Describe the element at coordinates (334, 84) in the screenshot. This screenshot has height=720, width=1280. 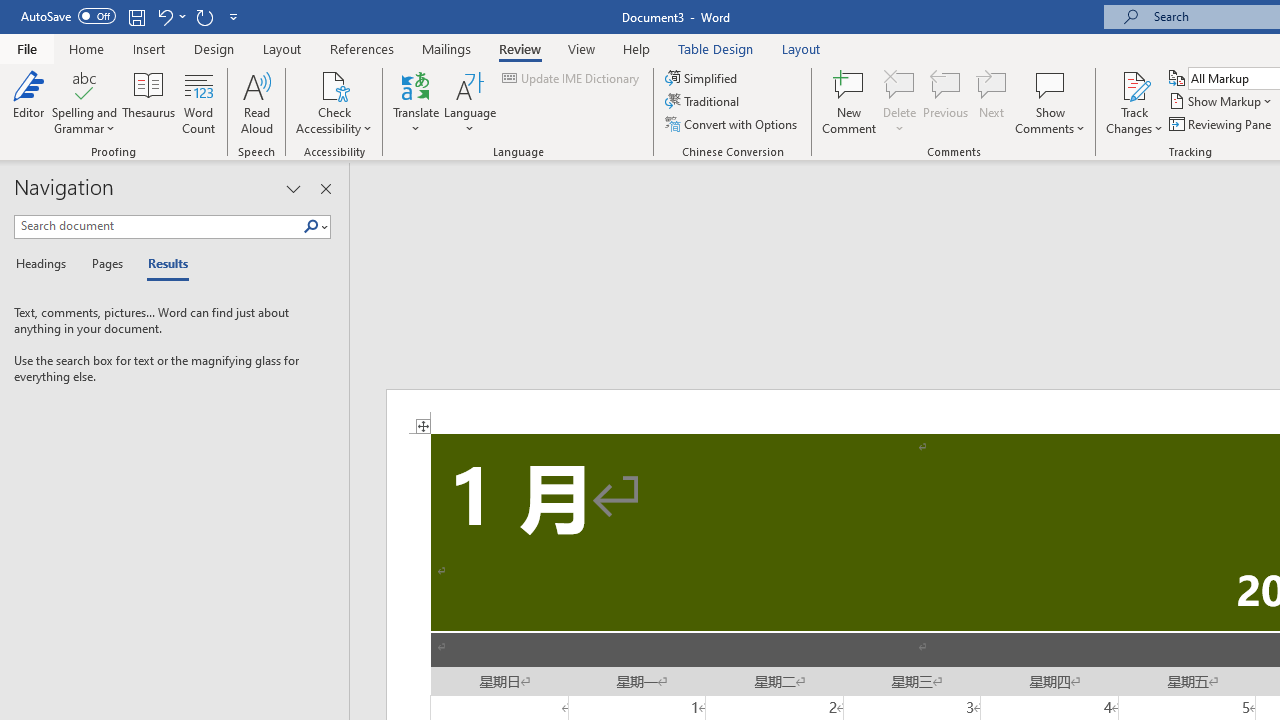
I see `'Check Accessibility'` at that location.